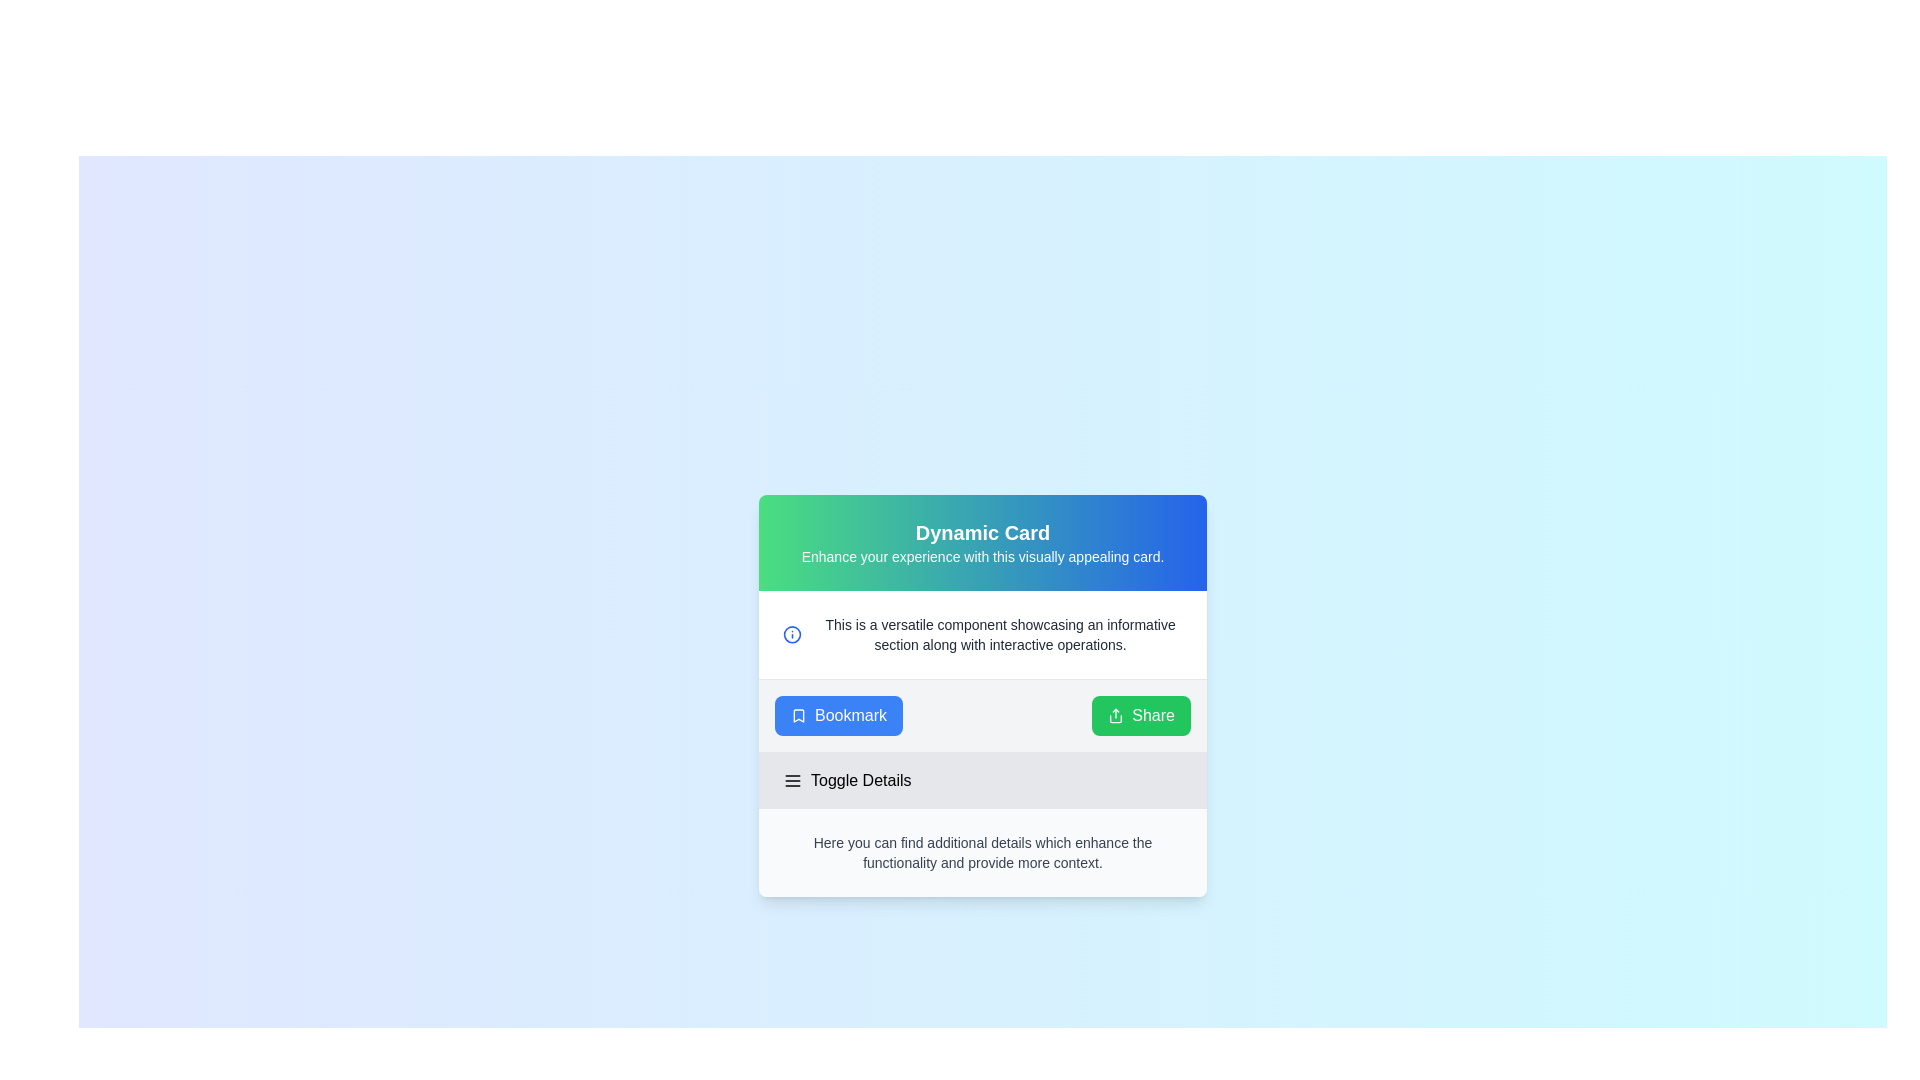 The height and width of the screenshot is (1080, 1920). Describe the element at coordinates (797, 715) in the screenshot. I see `the SVG icon depicting a bookmark shape, which is part of the 'Bookmark' button located on the left side of the button` at that location.